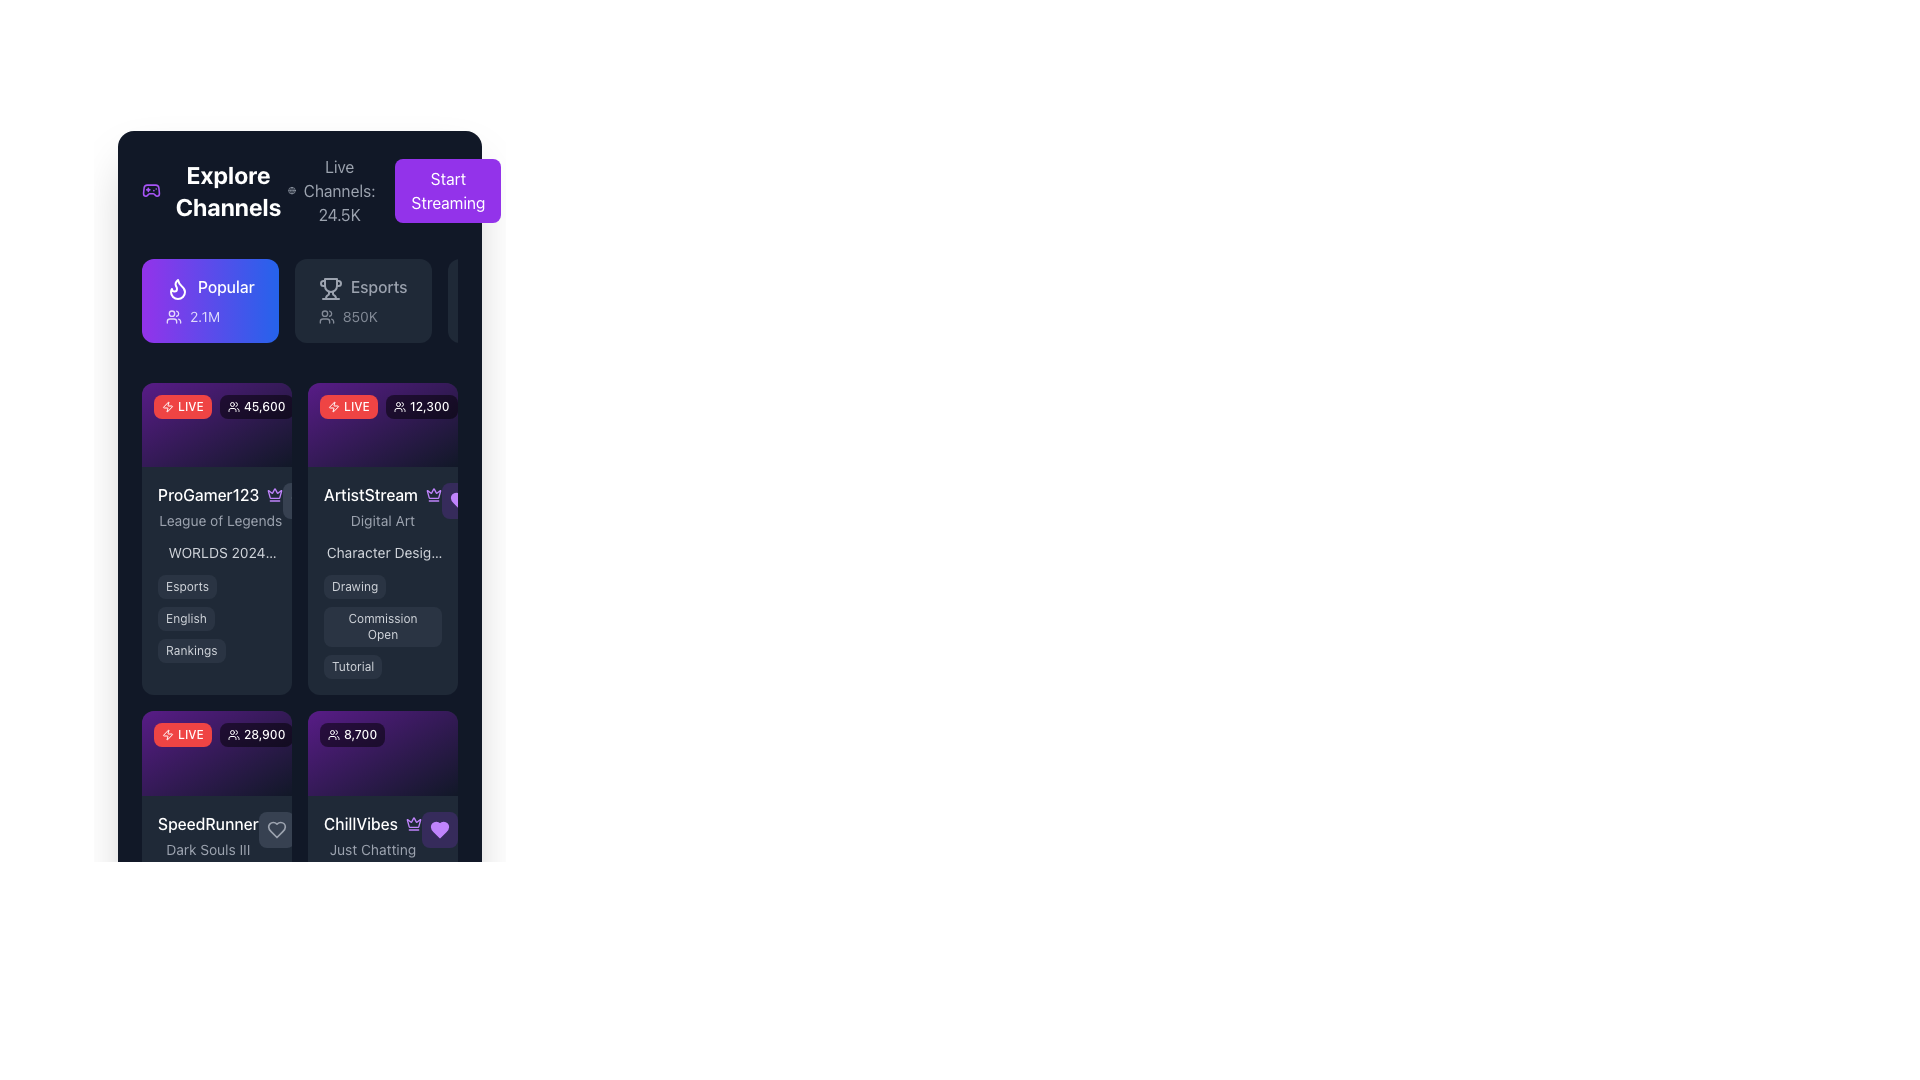 The width and height of the screenshot is (1920, 1080). What do you see at coordinates (274, 493) in the screenshot?
I see `the status icon representing premium features associated with the 'ArtistStream' content, located next to the channel name` at bounding box center [274, 493].